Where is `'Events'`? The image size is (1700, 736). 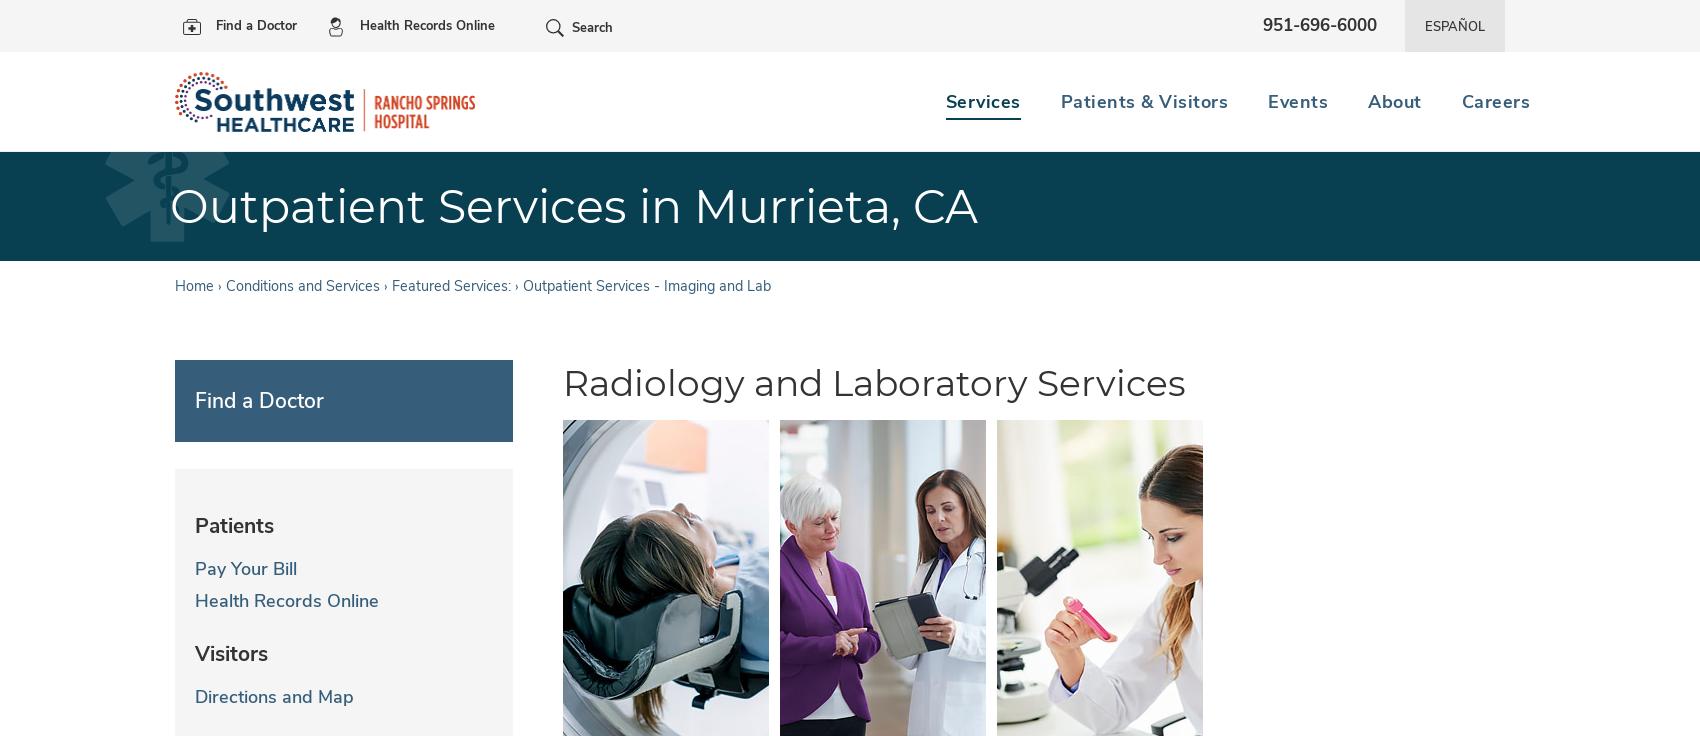 'Events' is located at coordinates (1297, 101).